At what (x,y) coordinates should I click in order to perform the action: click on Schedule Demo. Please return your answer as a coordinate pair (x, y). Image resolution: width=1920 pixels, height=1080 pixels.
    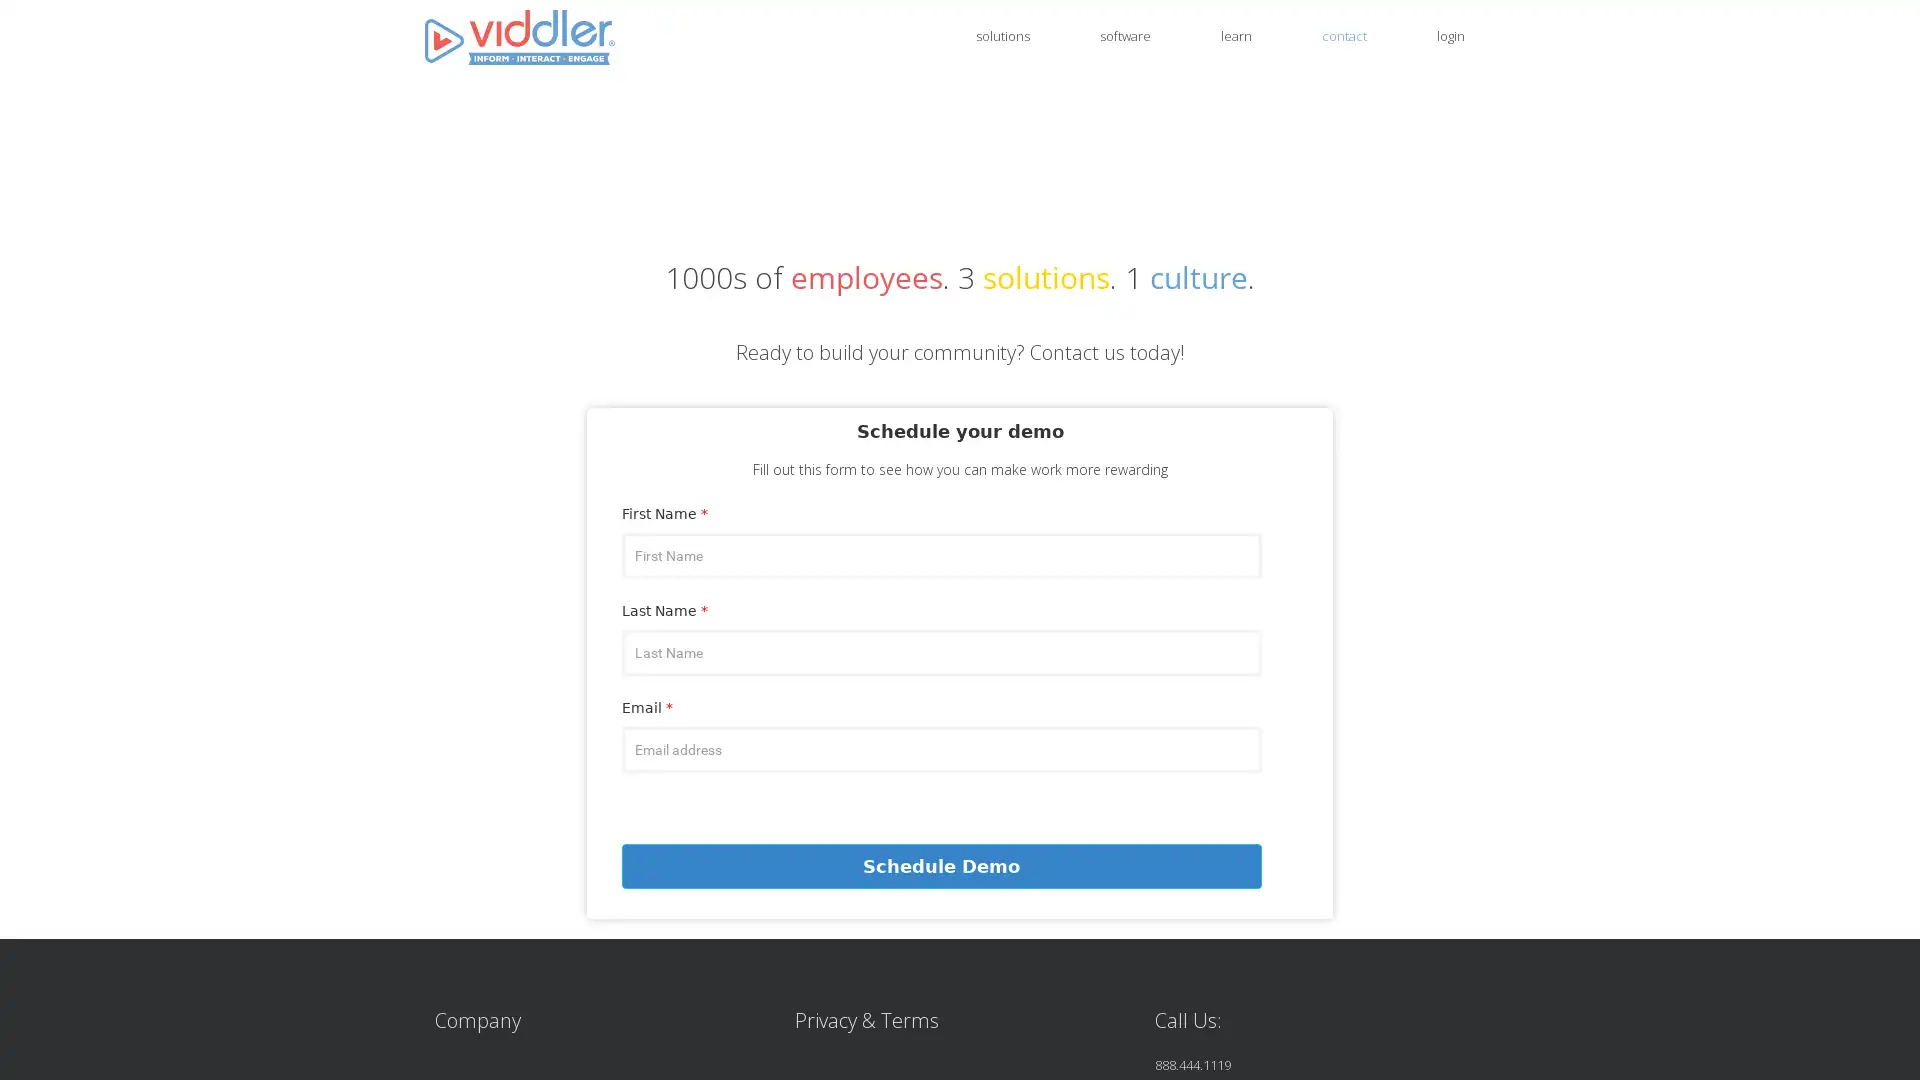
    Looking at the image, I should click on (940, 864).